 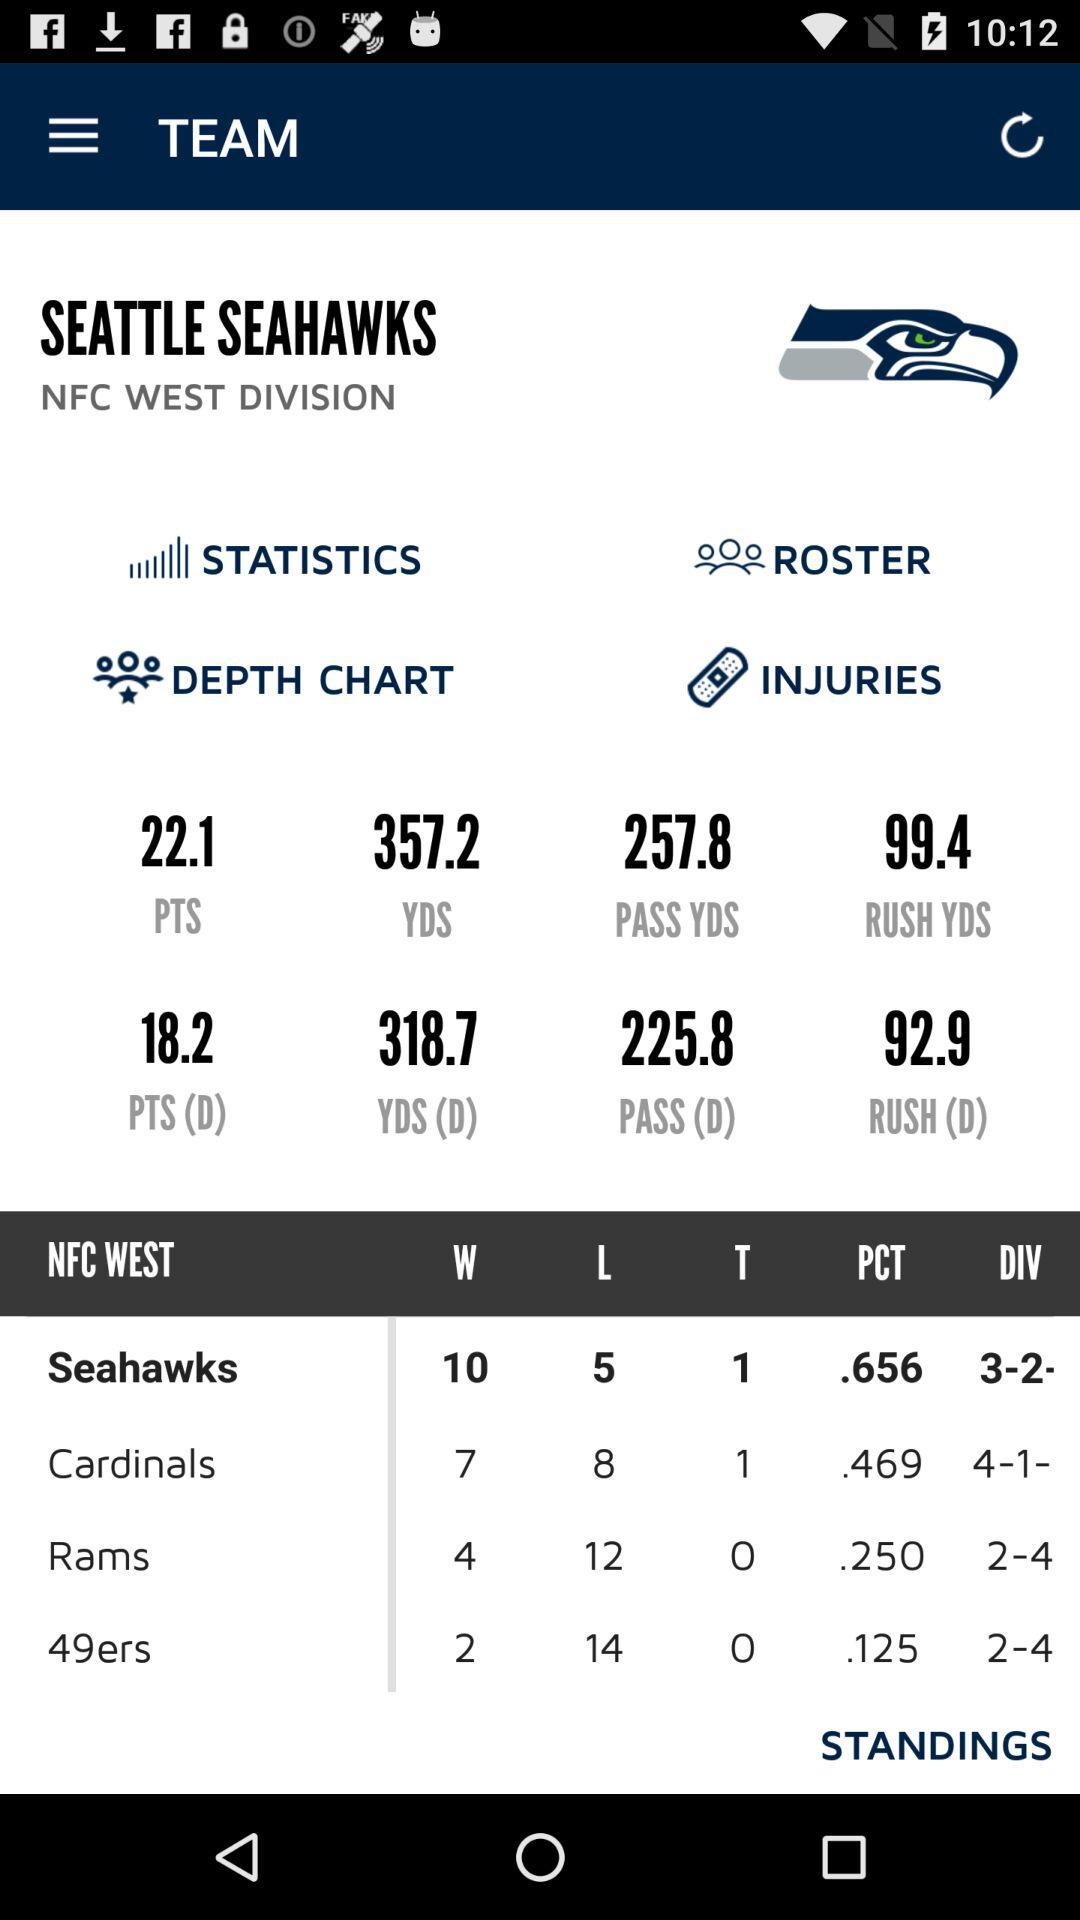 I want to click on t, so click(x=742, y=1262).